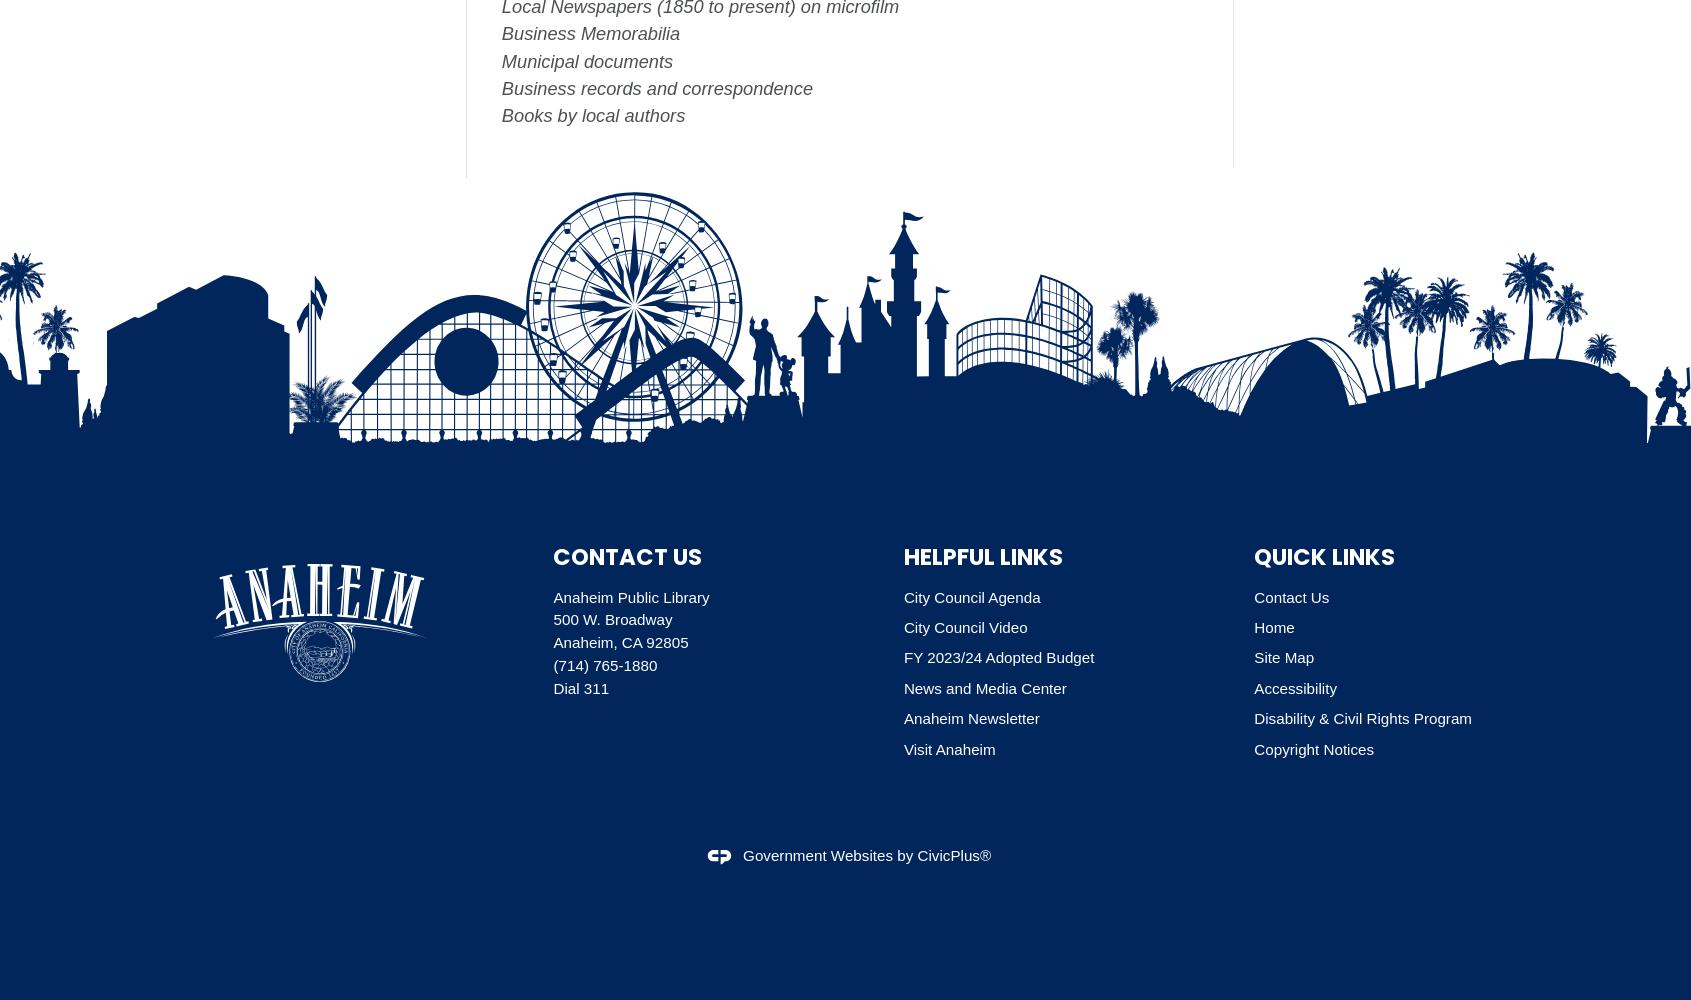 This screenshot has height=1000, width=1691. I want to click on 'City Council Agenda', so click(902, 595).